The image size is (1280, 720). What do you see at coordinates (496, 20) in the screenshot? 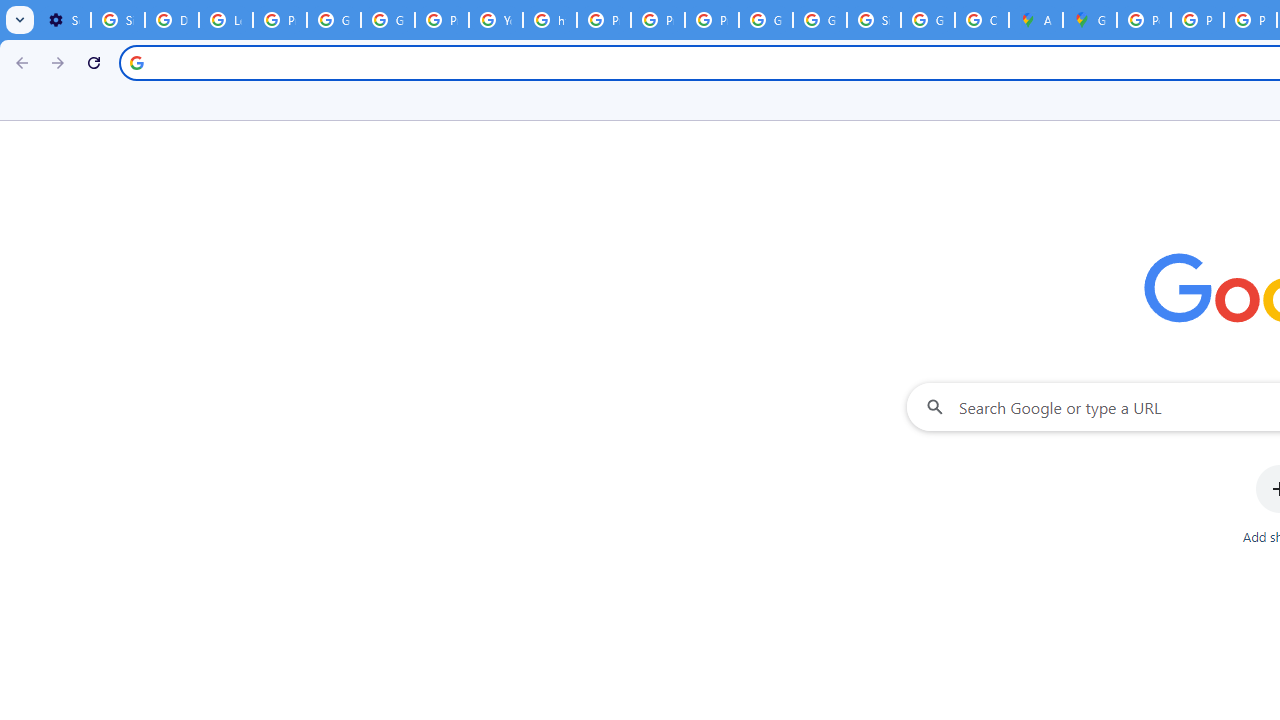
I see `'YouTube'` at bounding box center [496, 20].